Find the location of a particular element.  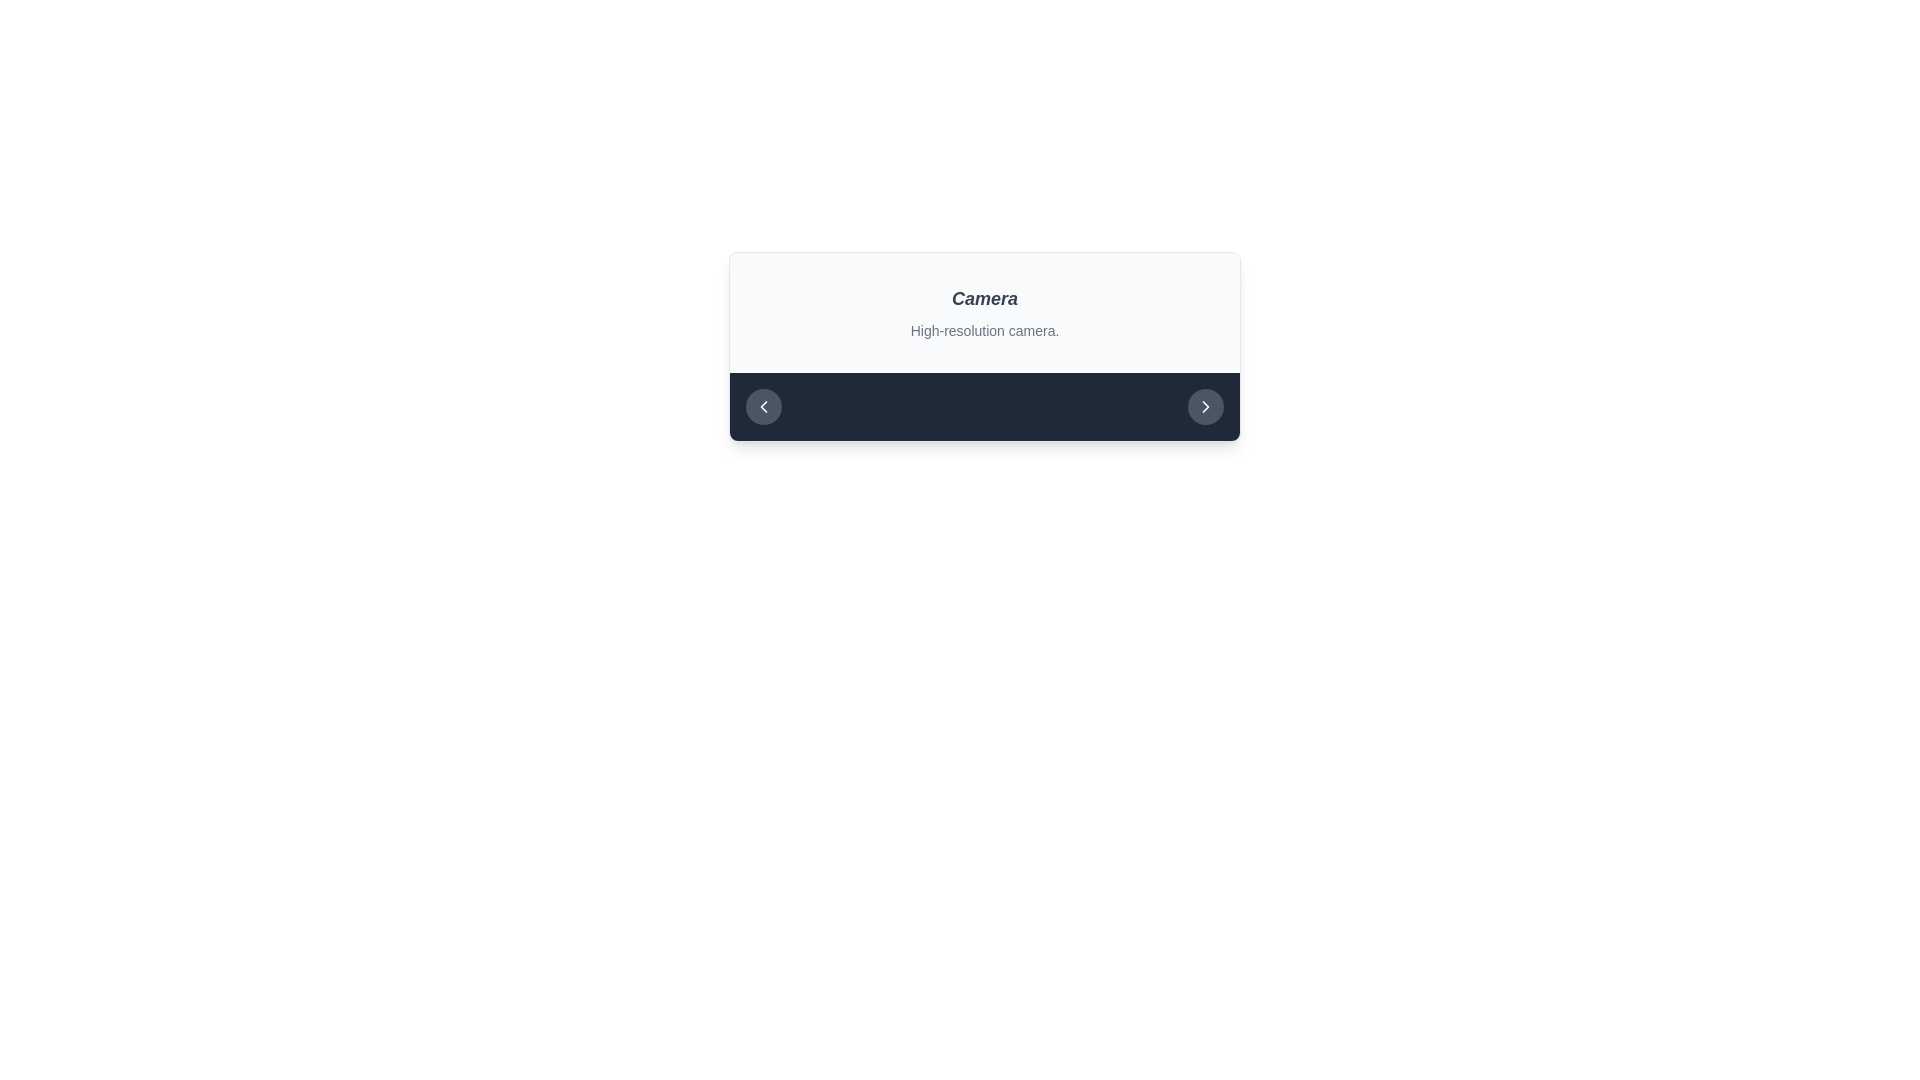

the circular button with a dark gray background and a white left-pointing chevron icon is located at coordinates (762, 406).